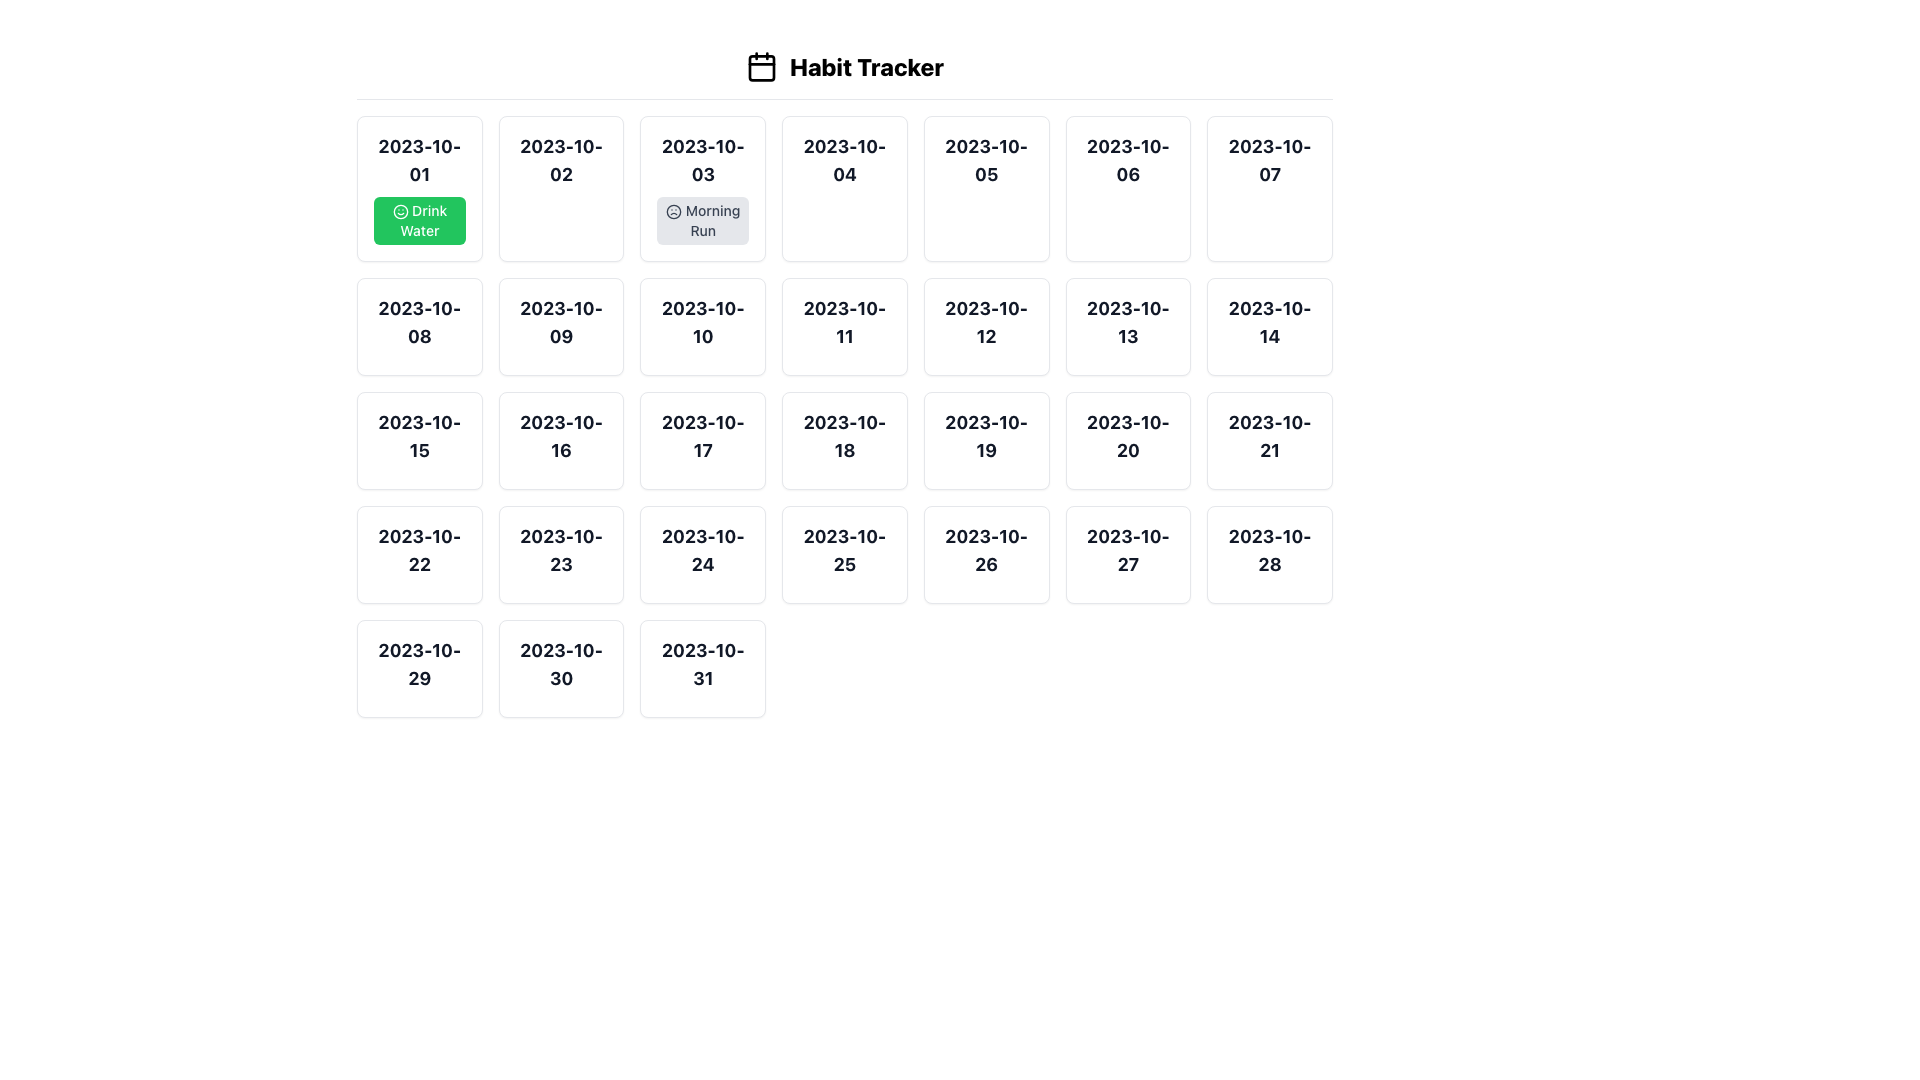 The width and height of the screenshot is (1920, 1080). Describe the element at coordinates (400, 212) in the screenshot. I see `the circular graphical element that is part of the 'Drink Water' icon, located in the green-bordered box for October 1, 2023, in the habit tracking interface` at that location.